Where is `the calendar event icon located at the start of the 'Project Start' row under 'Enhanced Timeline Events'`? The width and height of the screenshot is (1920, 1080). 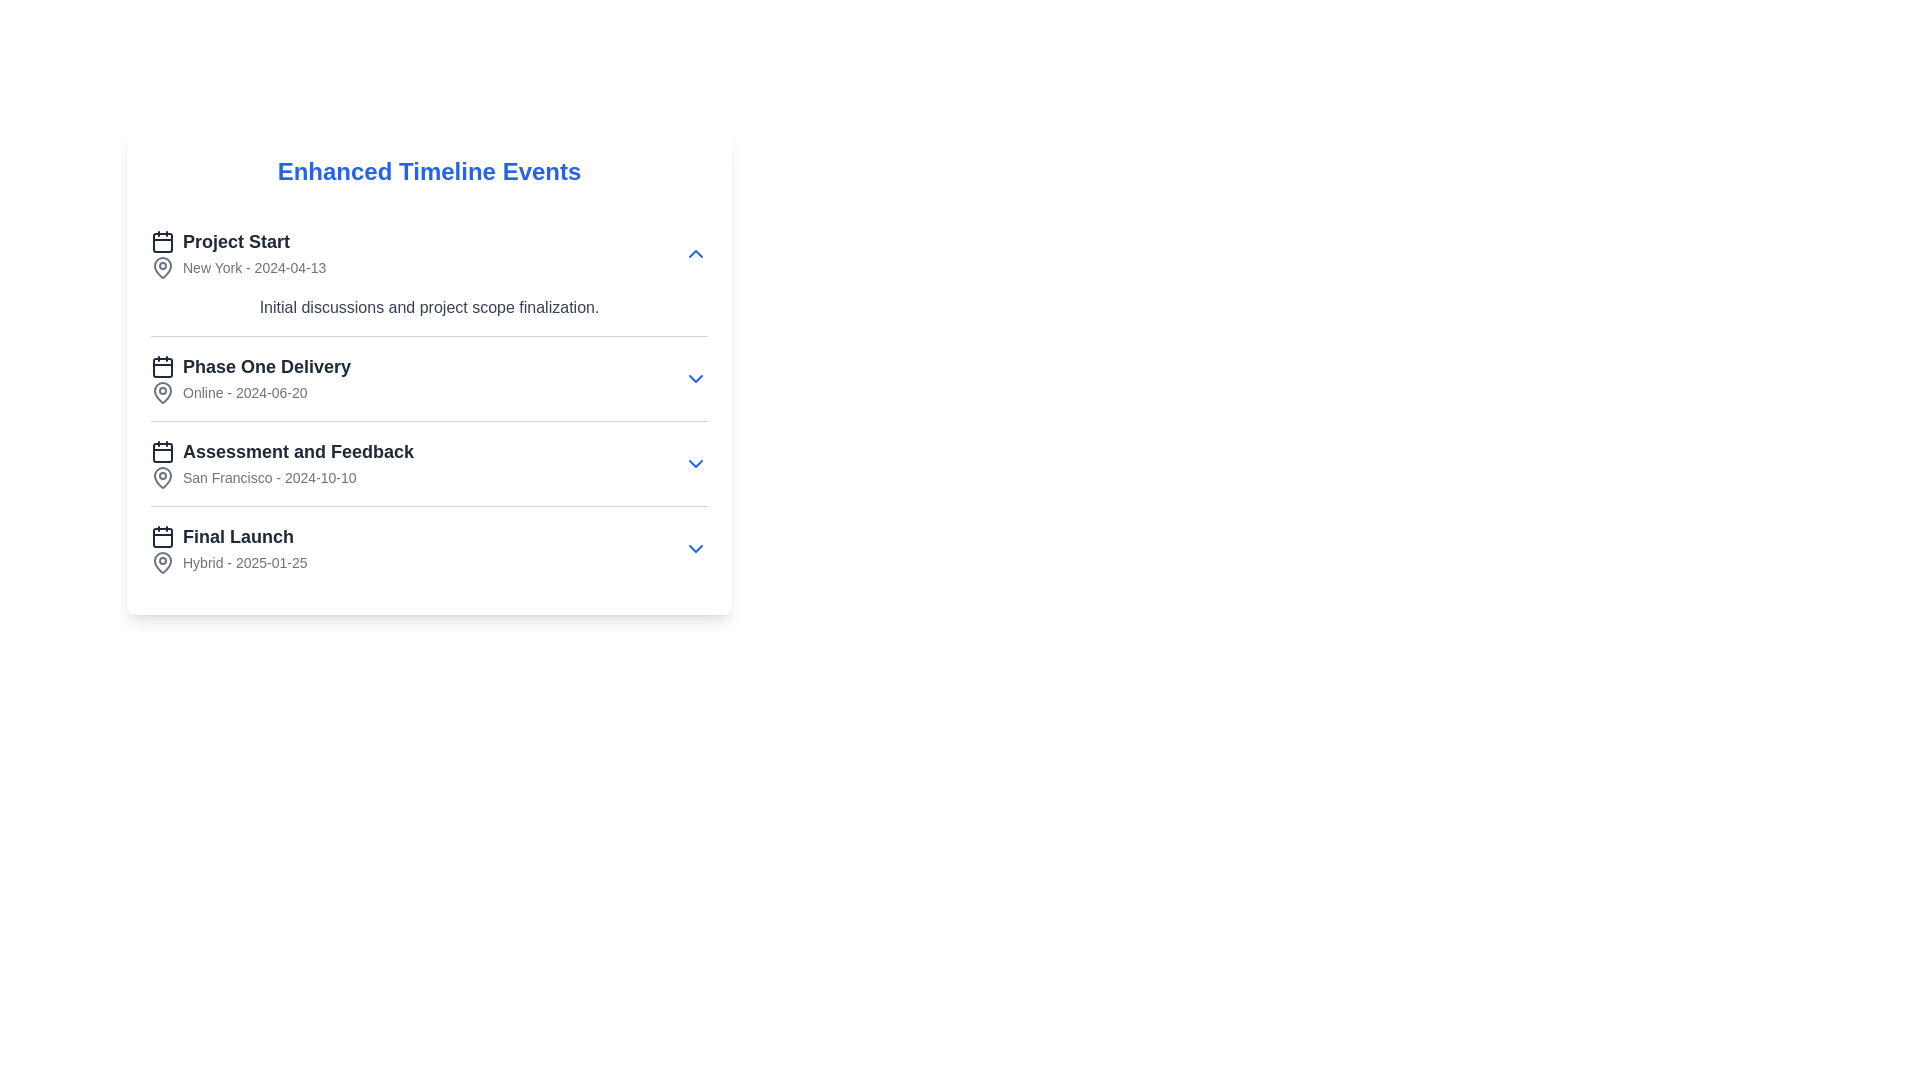
the calendar event icon located at the start of the 'Project Start' row under 'Enhanced Timeline Events' is located at coordinates (163, 241).